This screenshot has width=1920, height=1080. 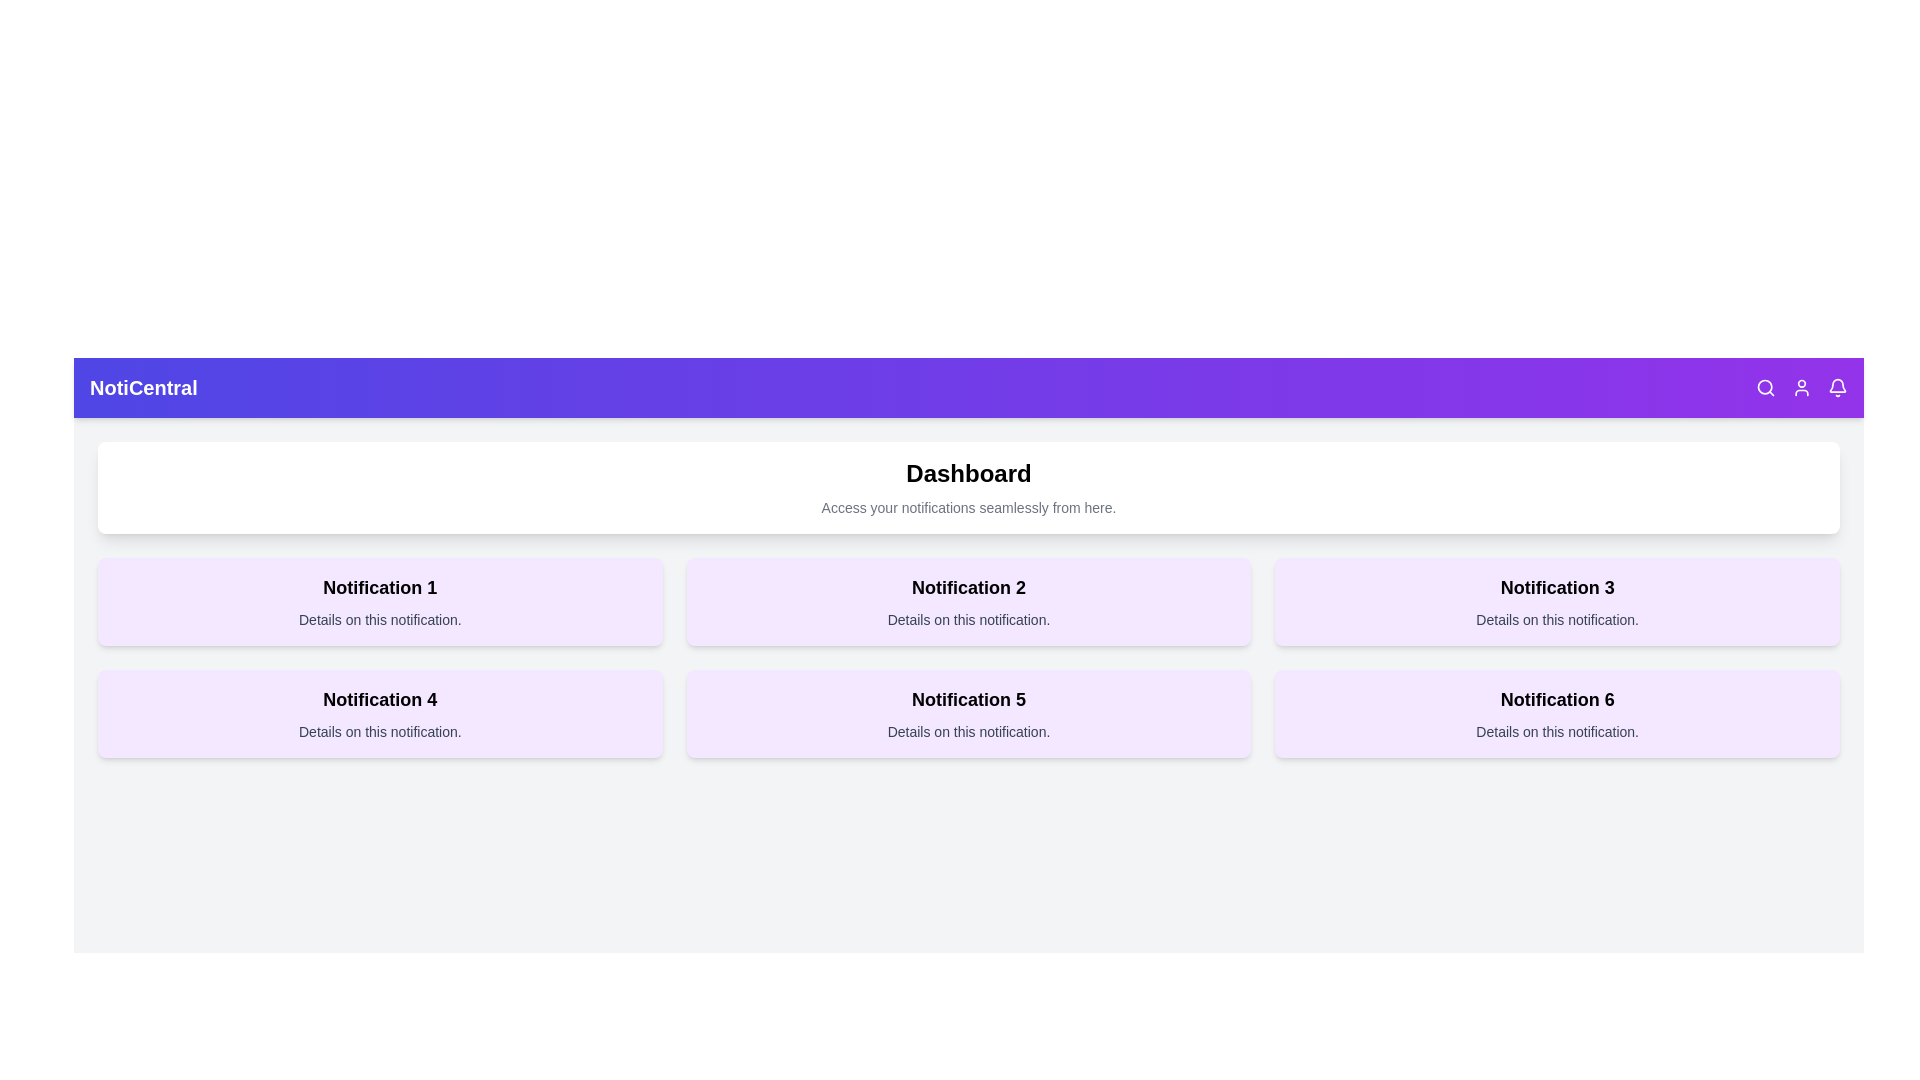 What do you see at coordinates (1838, 388) in the screenshot?
I see `the bell icon in the app bar` at bounding box center [1838, 388].